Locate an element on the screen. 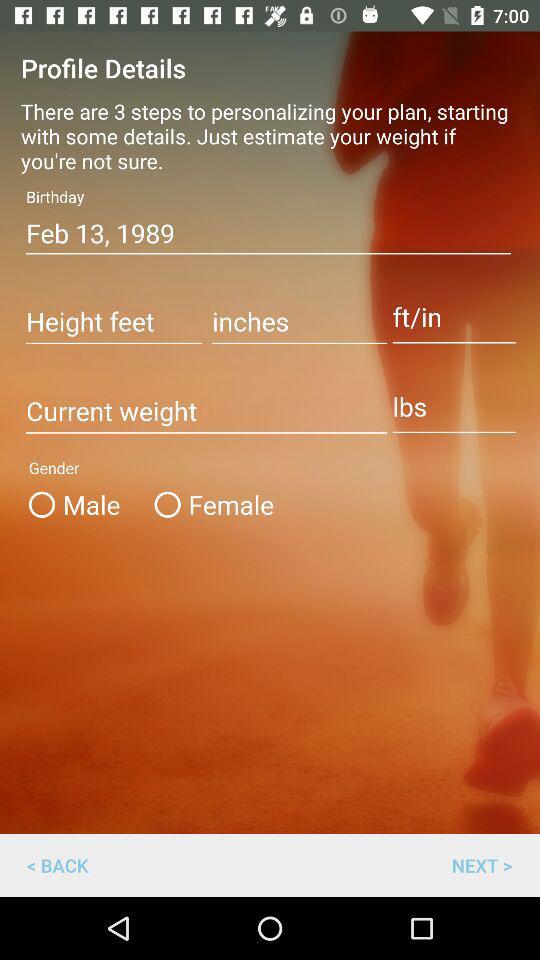  icon below the gender item is located at coordinates (481, 864).